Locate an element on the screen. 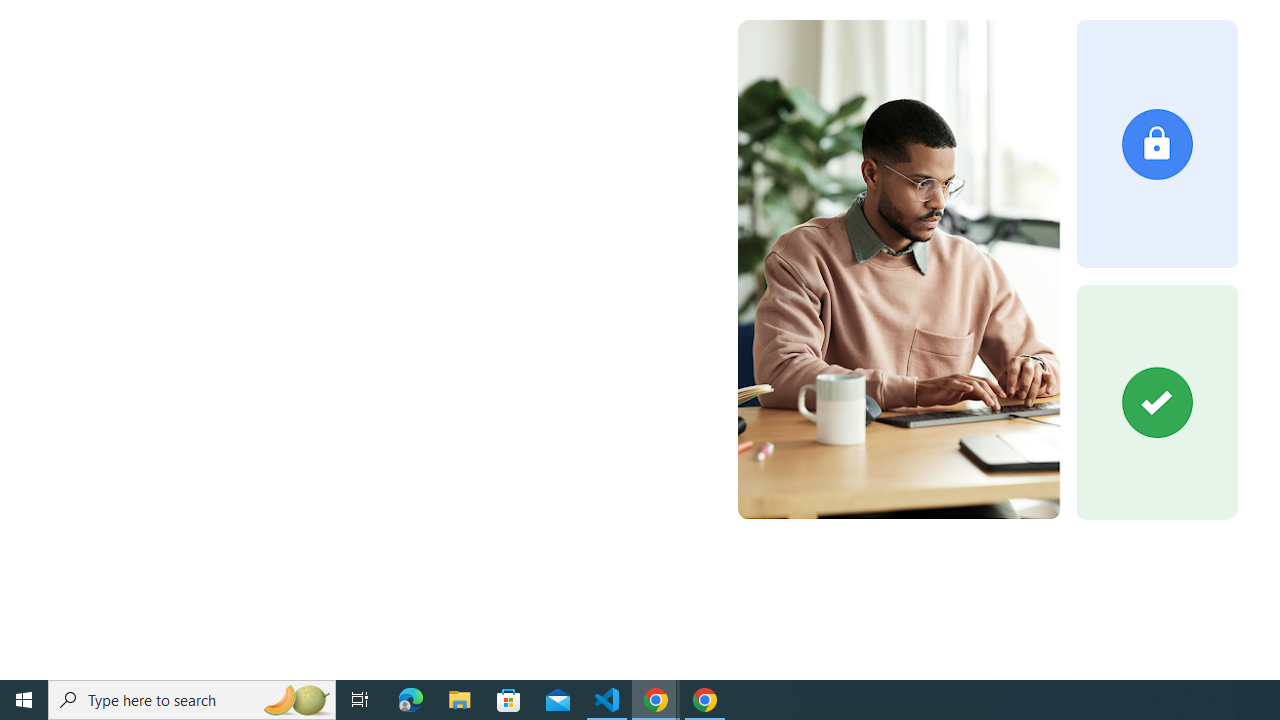 The image size is (1280, 720). 'Visual Studio Code - 1 running window' is located at coordinates (606, 698).